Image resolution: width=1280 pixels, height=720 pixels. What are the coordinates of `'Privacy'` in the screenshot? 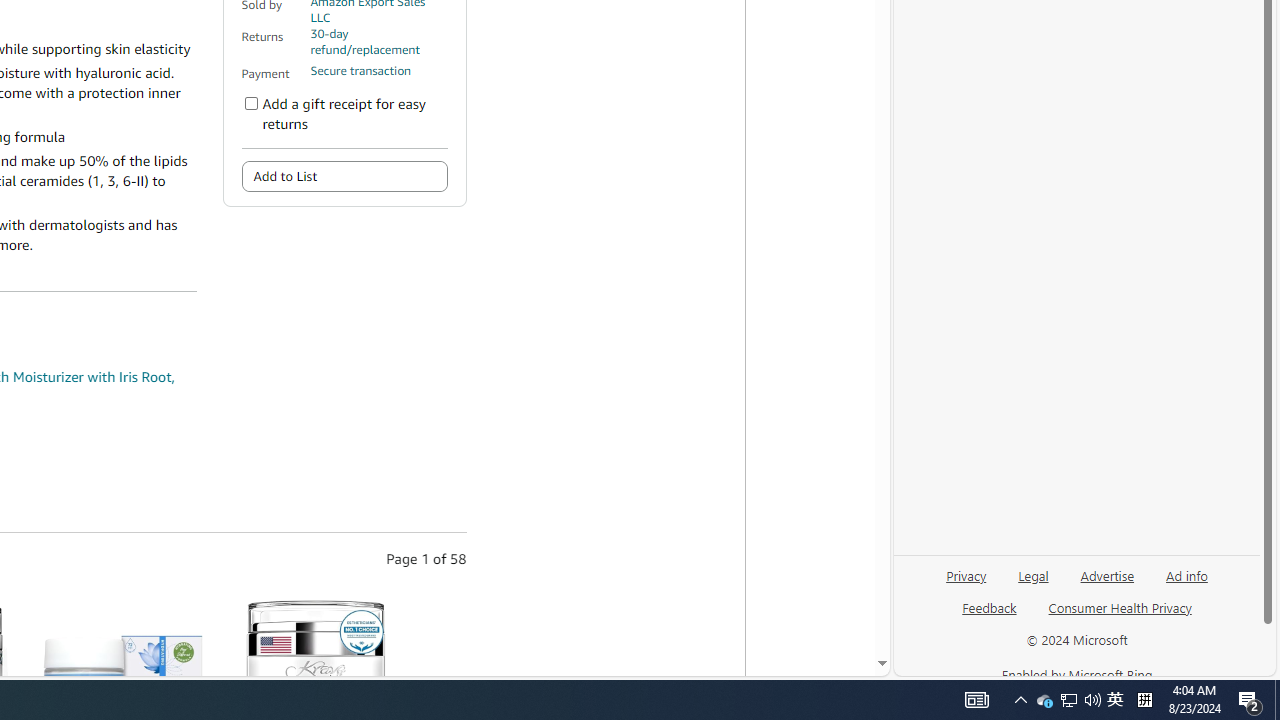 It's located at (967, 583).